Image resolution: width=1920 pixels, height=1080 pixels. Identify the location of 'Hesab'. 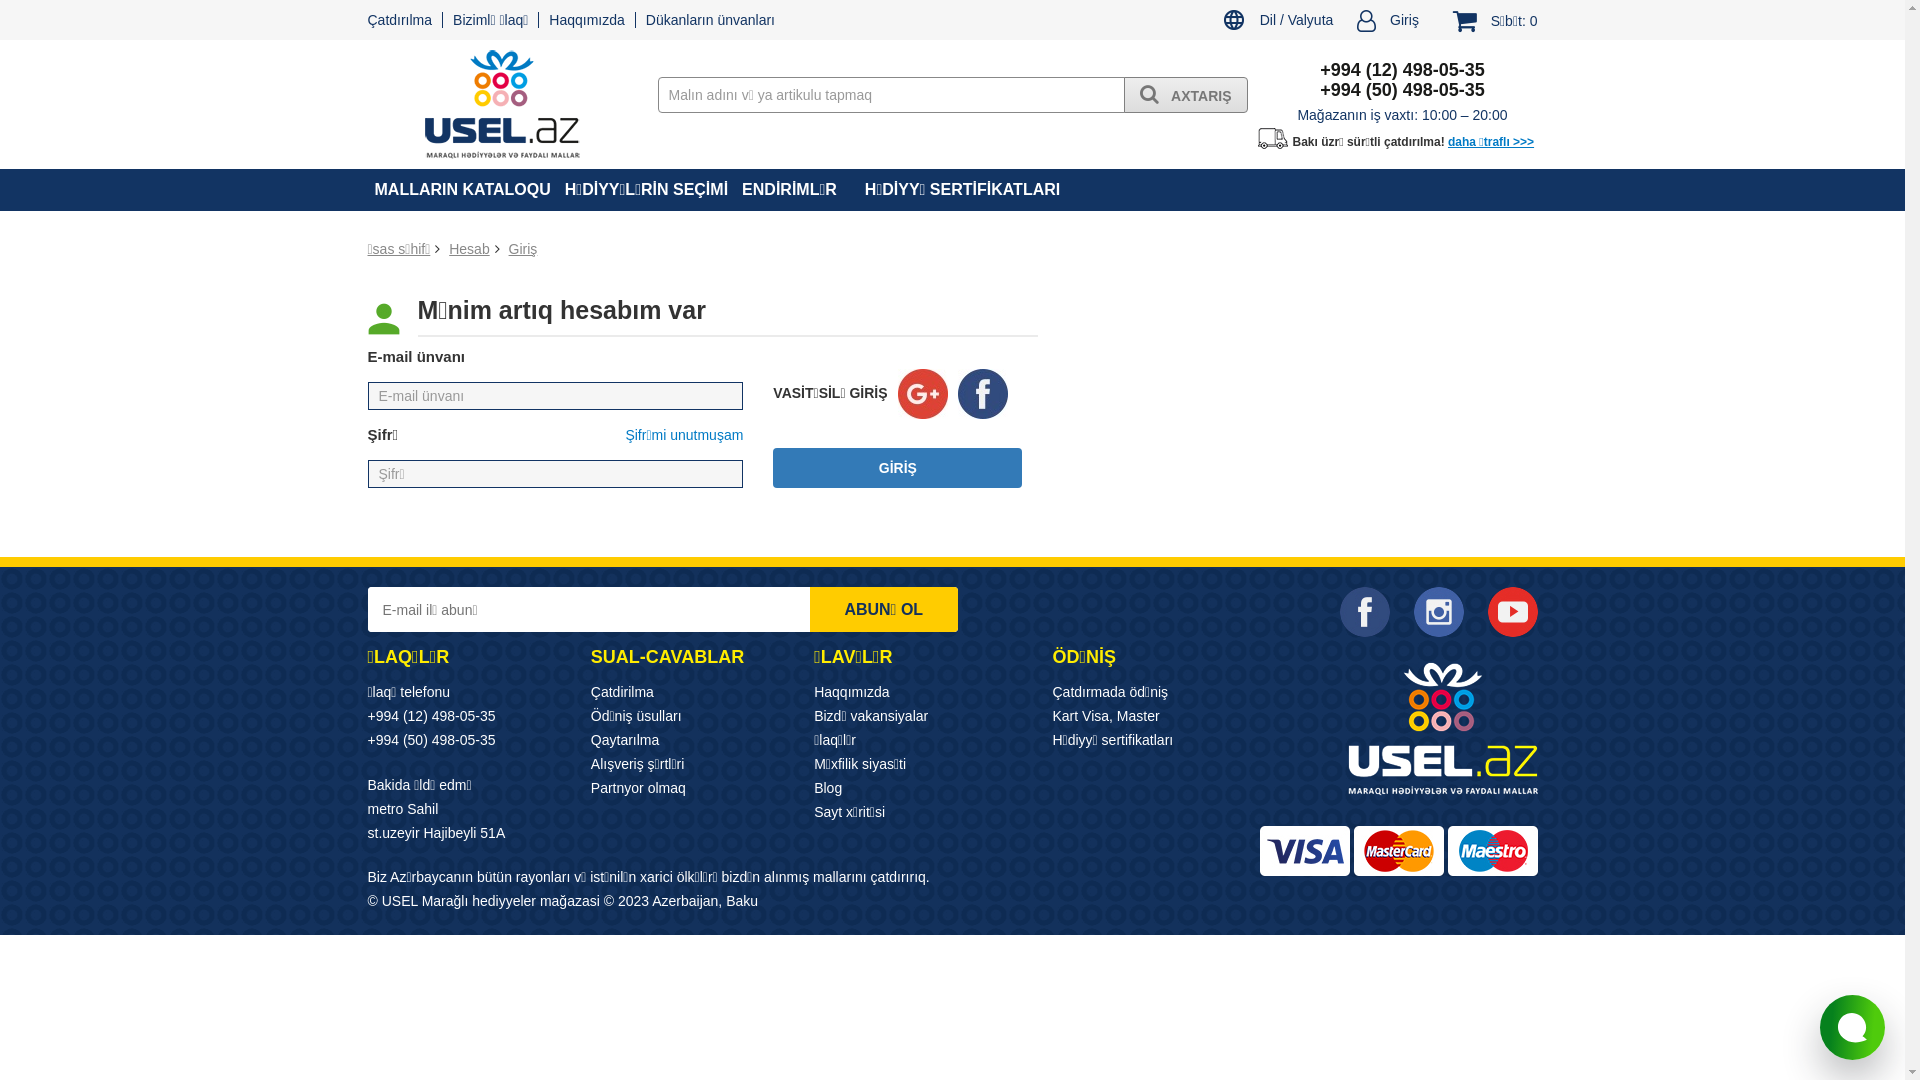
(468, 248).